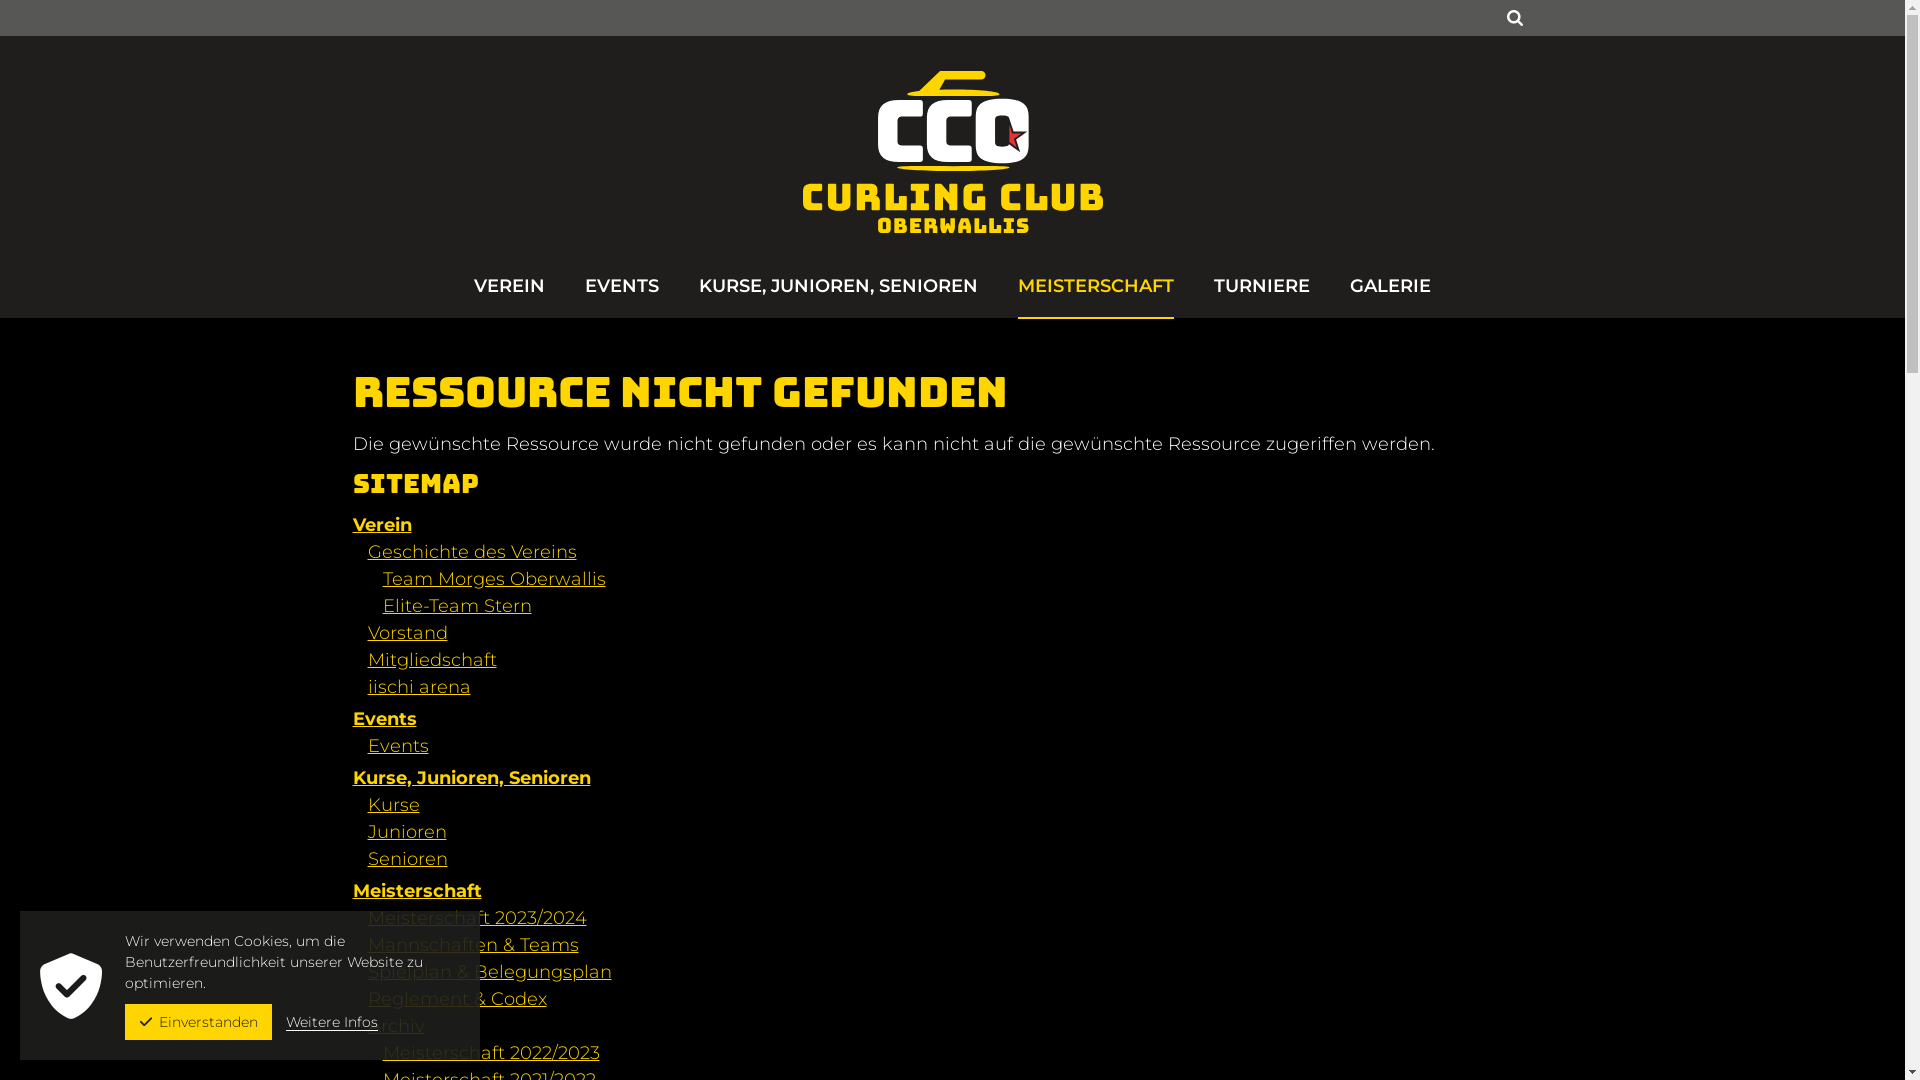  Describe the element at coordinates (396, 1026) in the screenshot. I see `'Archiv'` at that location.